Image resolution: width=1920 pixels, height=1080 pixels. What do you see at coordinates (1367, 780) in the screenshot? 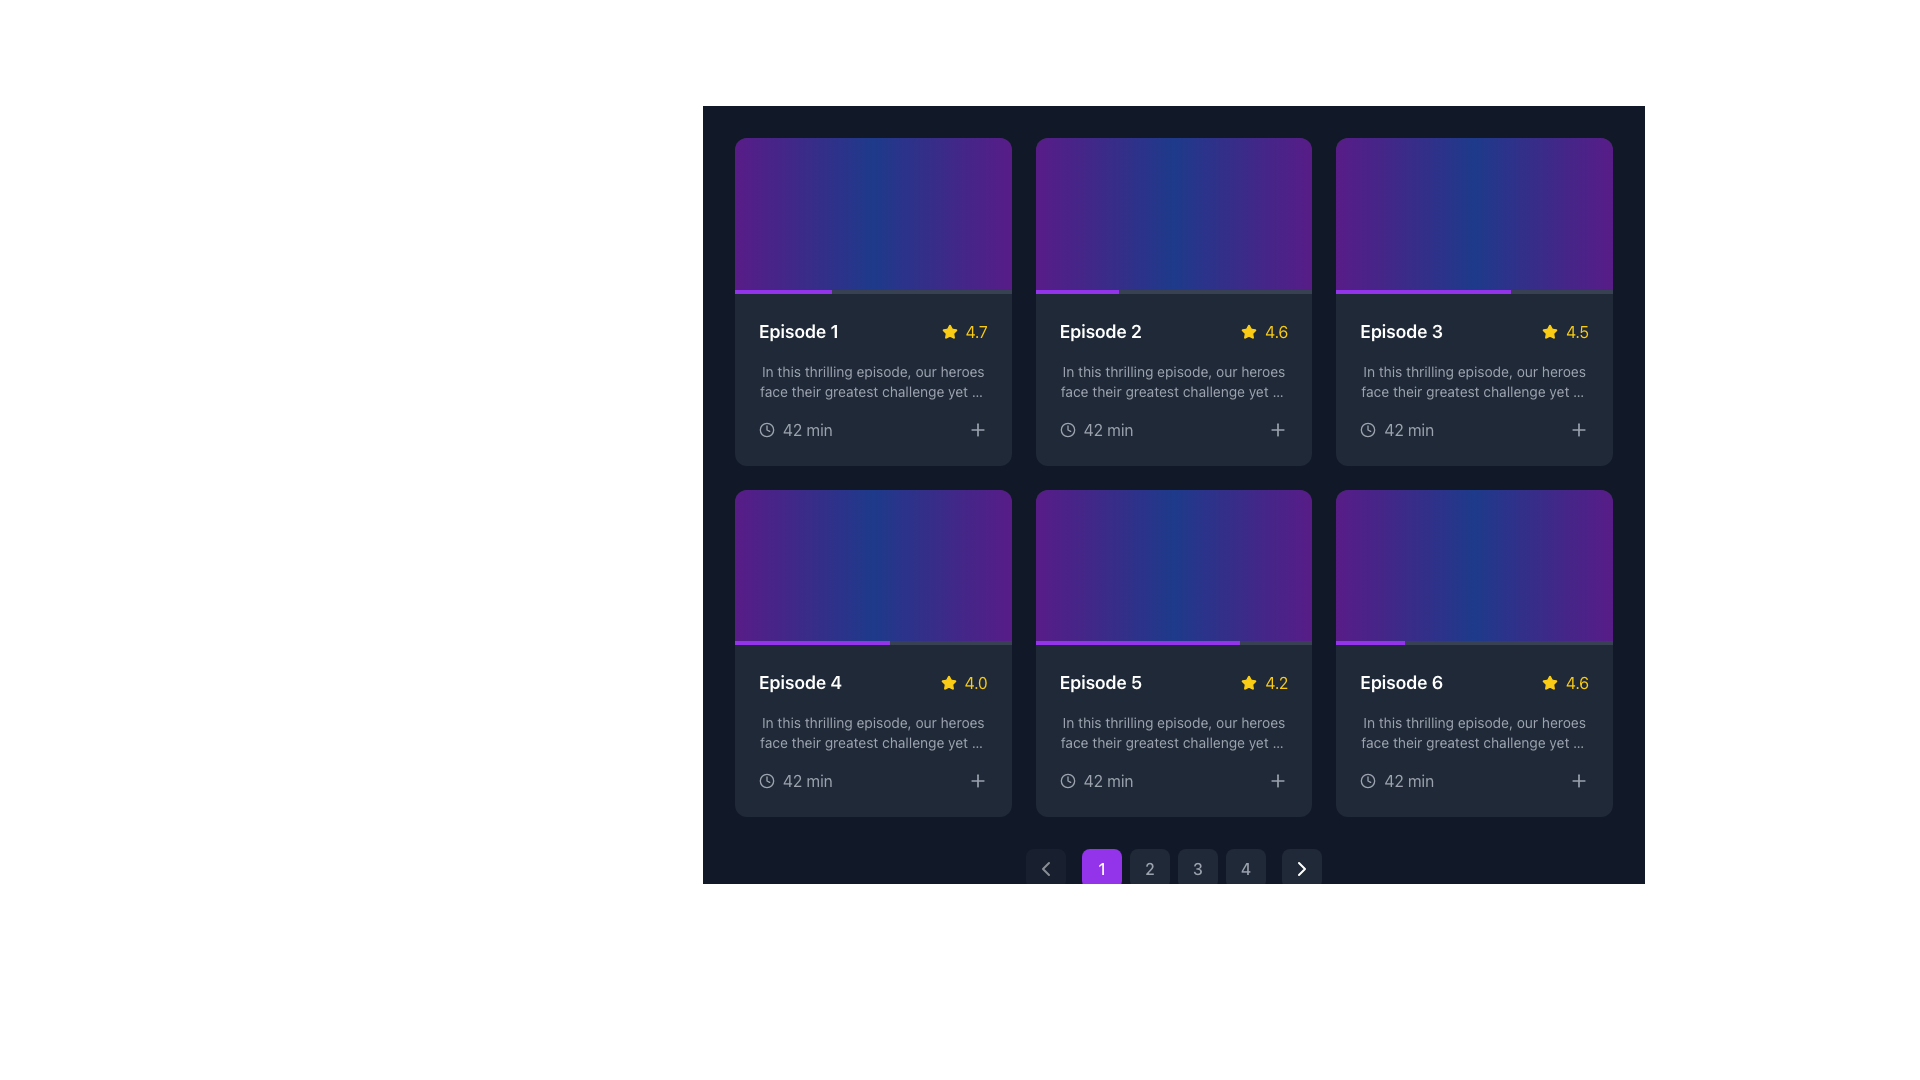
I see `the clock icon located in the bottom-right area of the grid item for Episode 6, which is part of a smaller interface group and marked by a grayish stroke color` at bounding box center [1367, 780].